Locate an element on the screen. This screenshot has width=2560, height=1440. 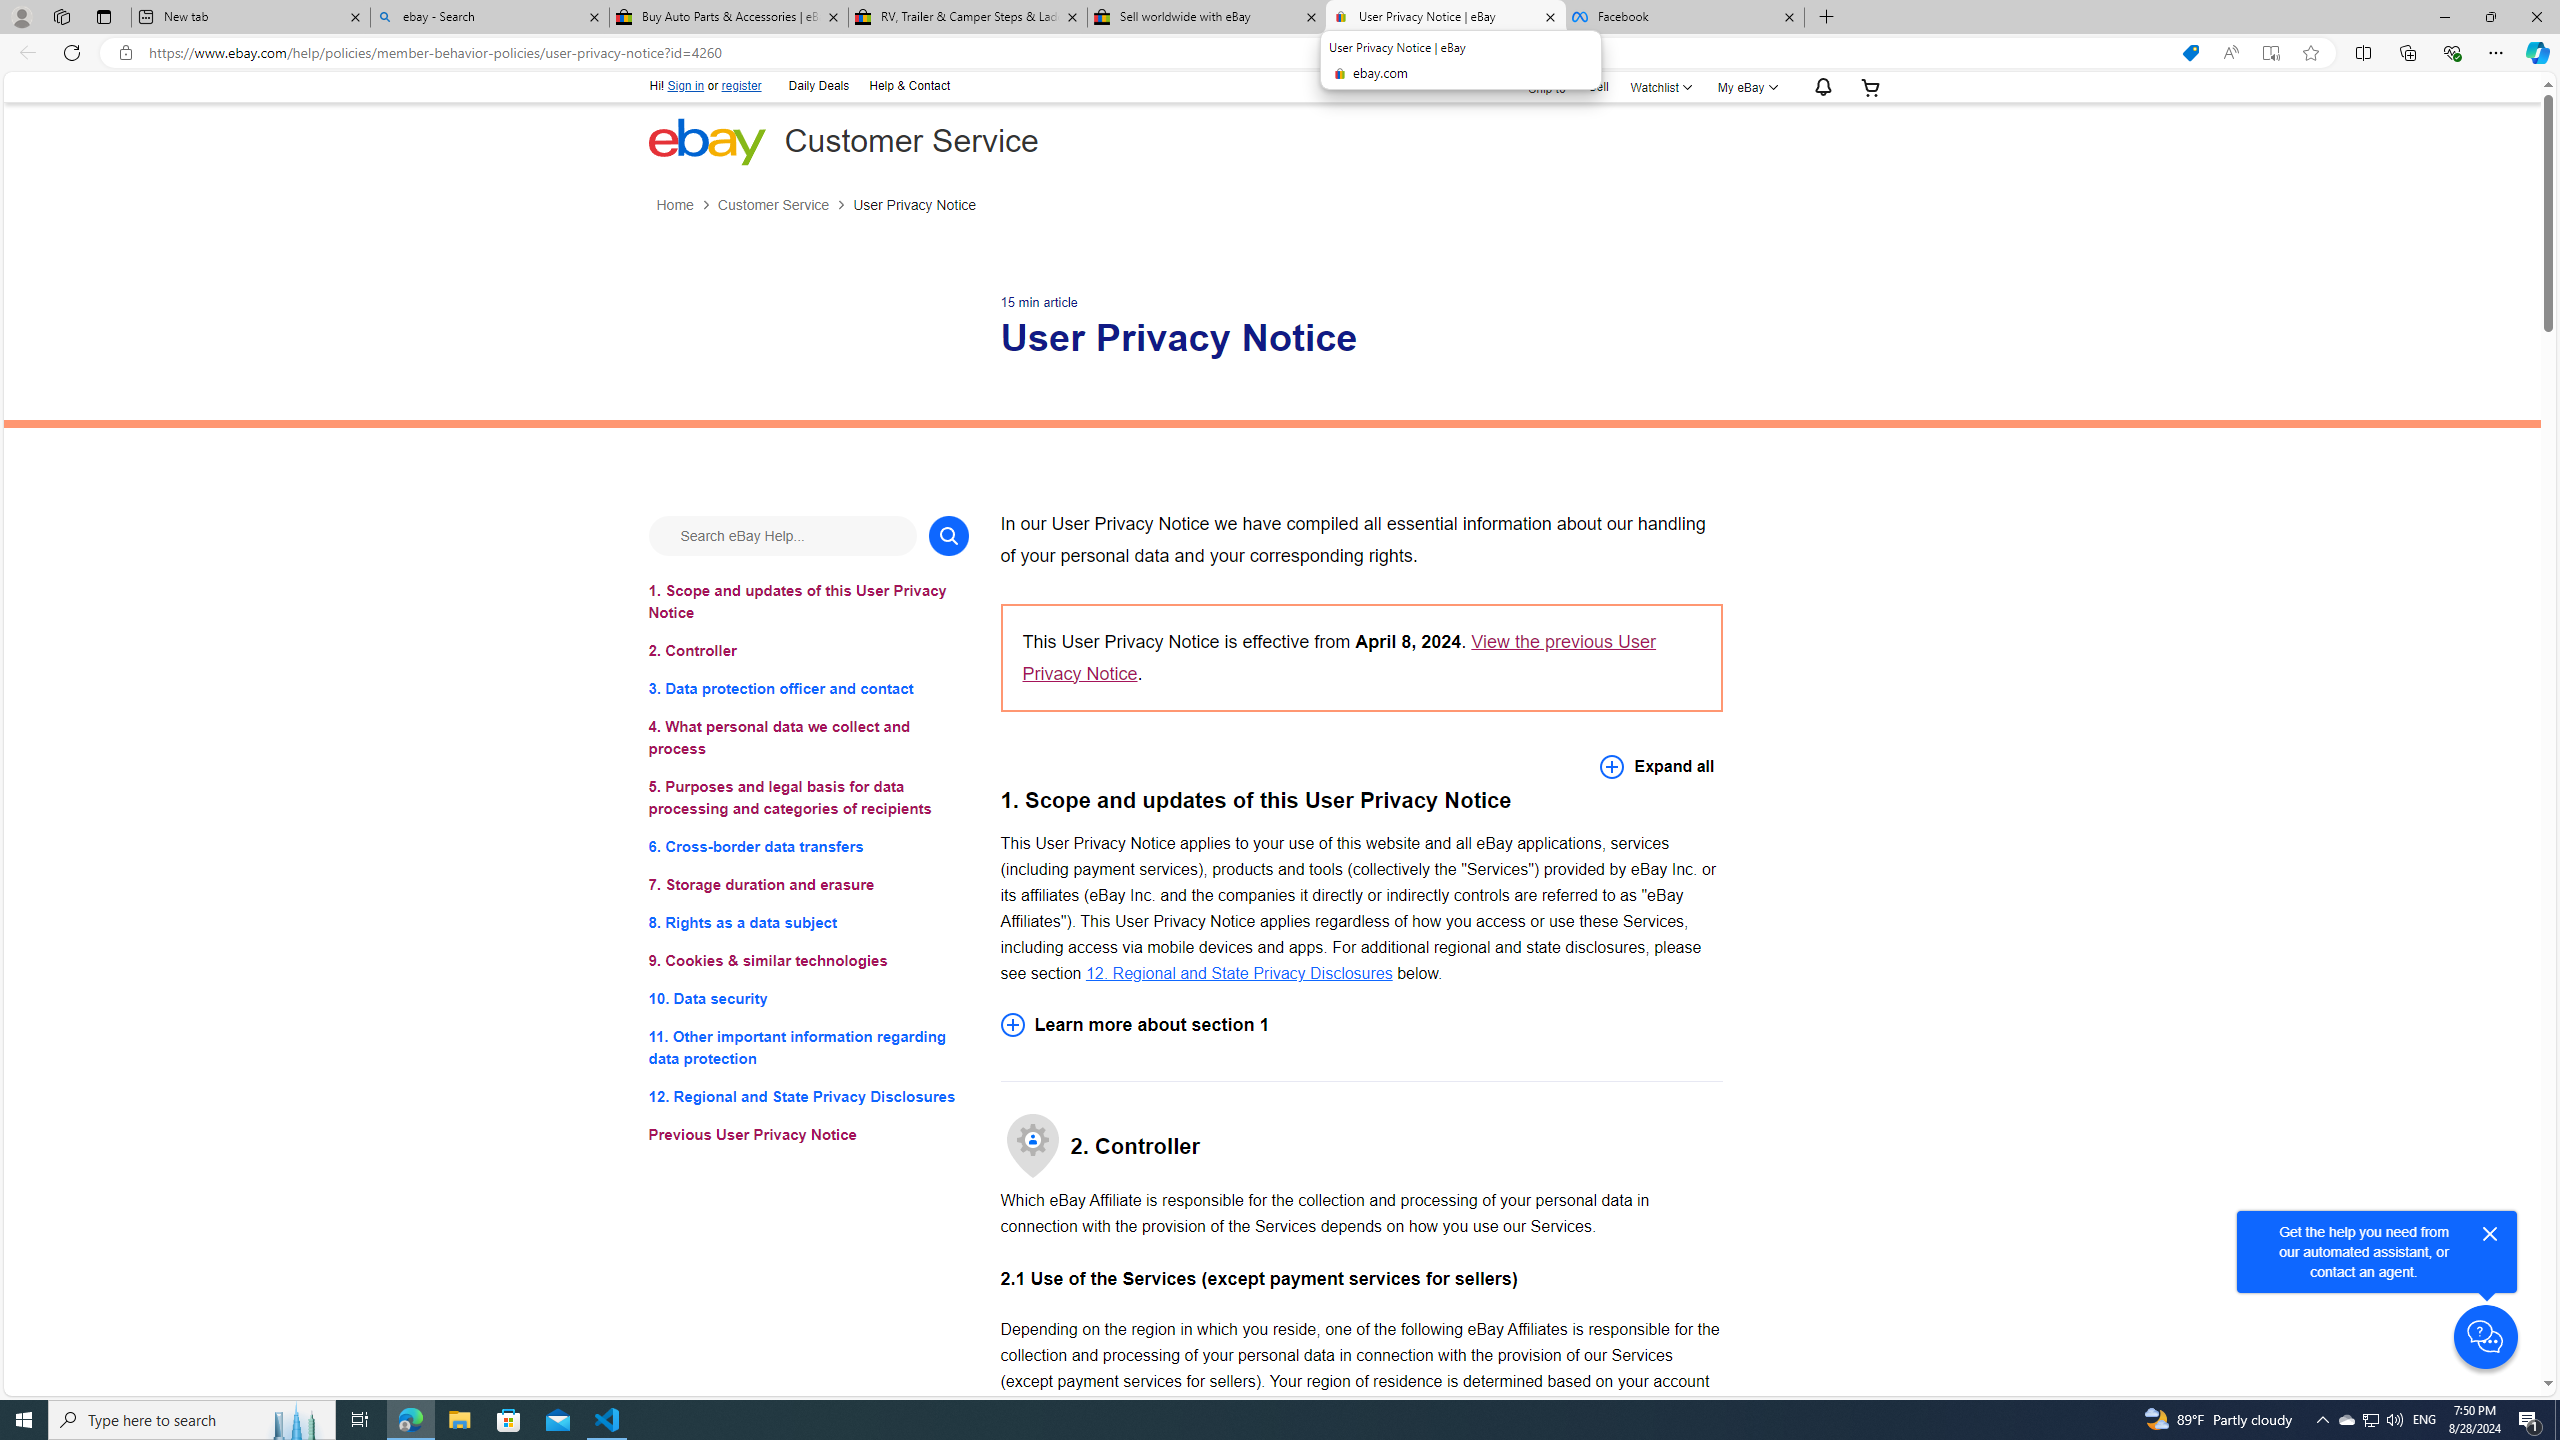
'Sell worldwide with eBay' is located at coordinates (1204, 16).